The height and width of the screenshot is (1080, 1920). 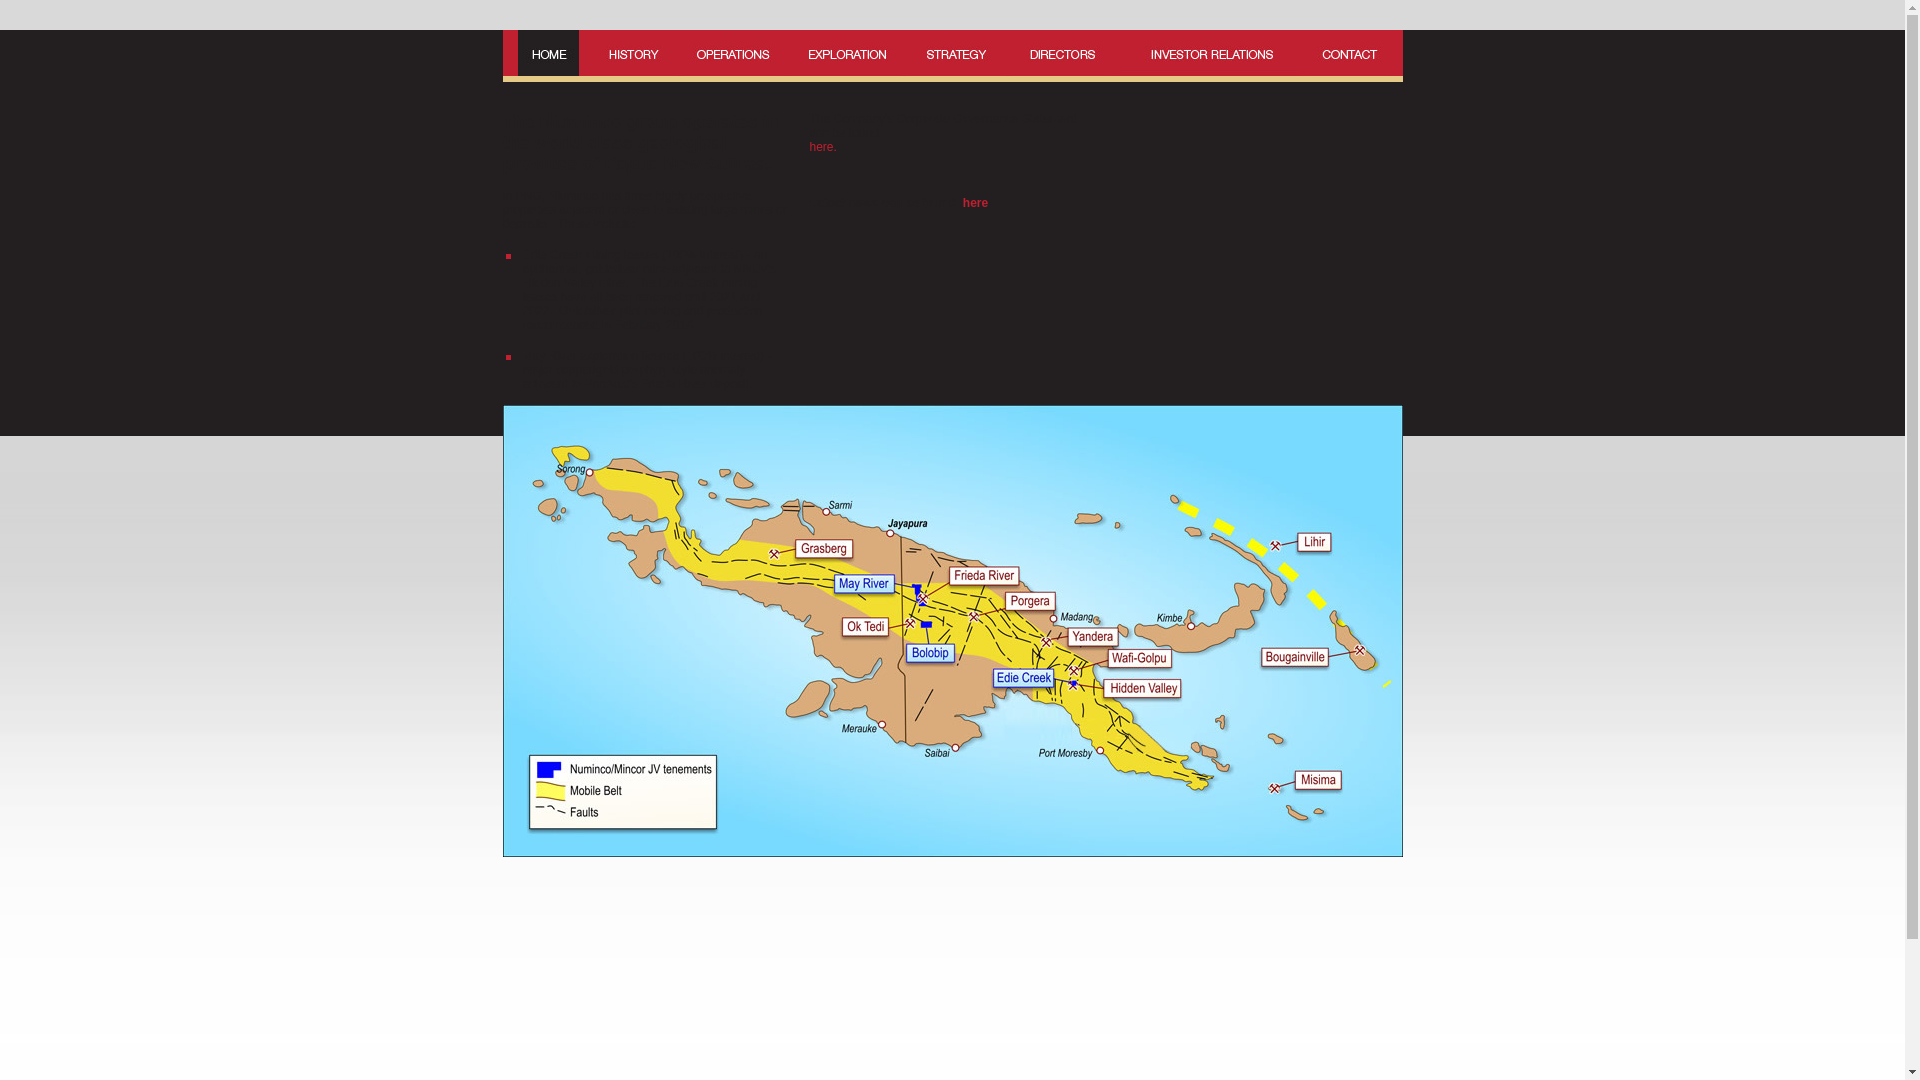 I want to click on ' ', so click(x=811, y=160).